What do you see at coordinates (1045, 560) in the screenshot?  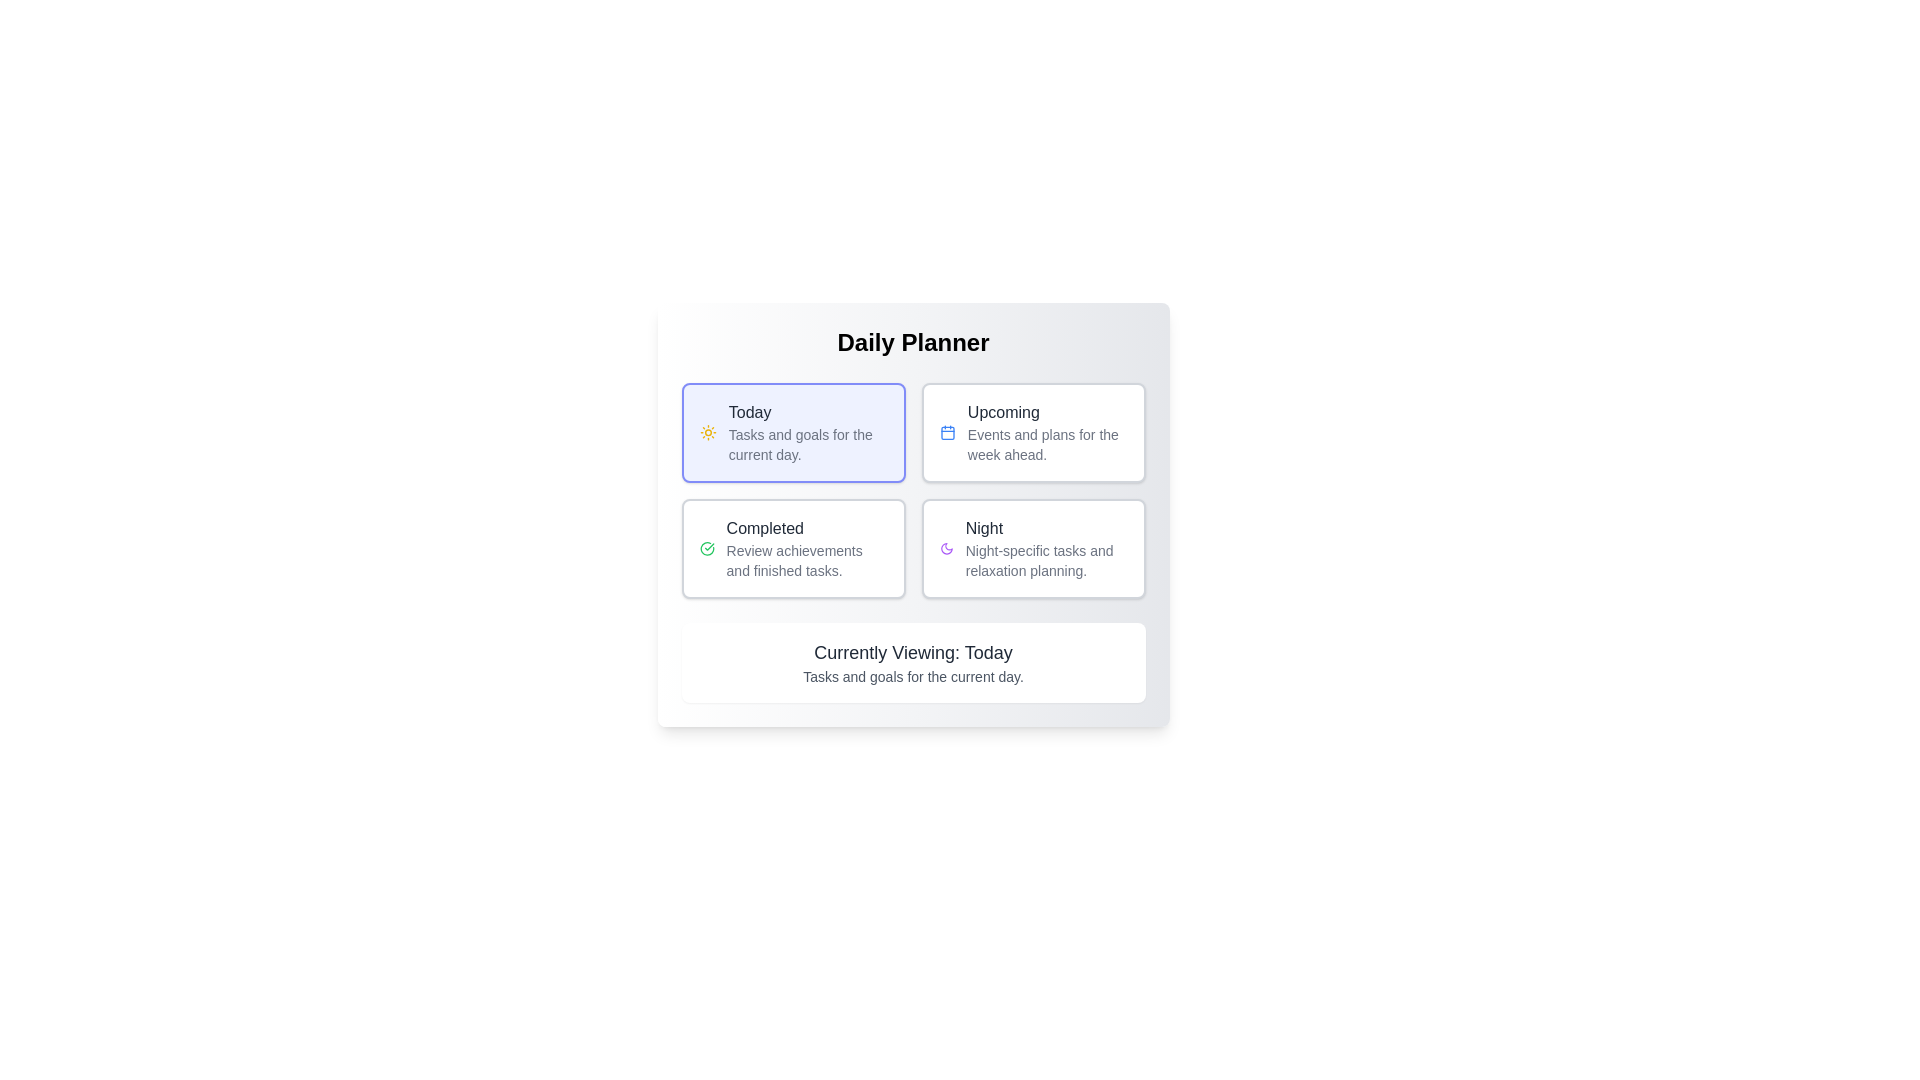 I see `the static text element that provides a description of the 'Night' category, located below the header text 'Night' in the card layout` at bounding box center [1045, 560].